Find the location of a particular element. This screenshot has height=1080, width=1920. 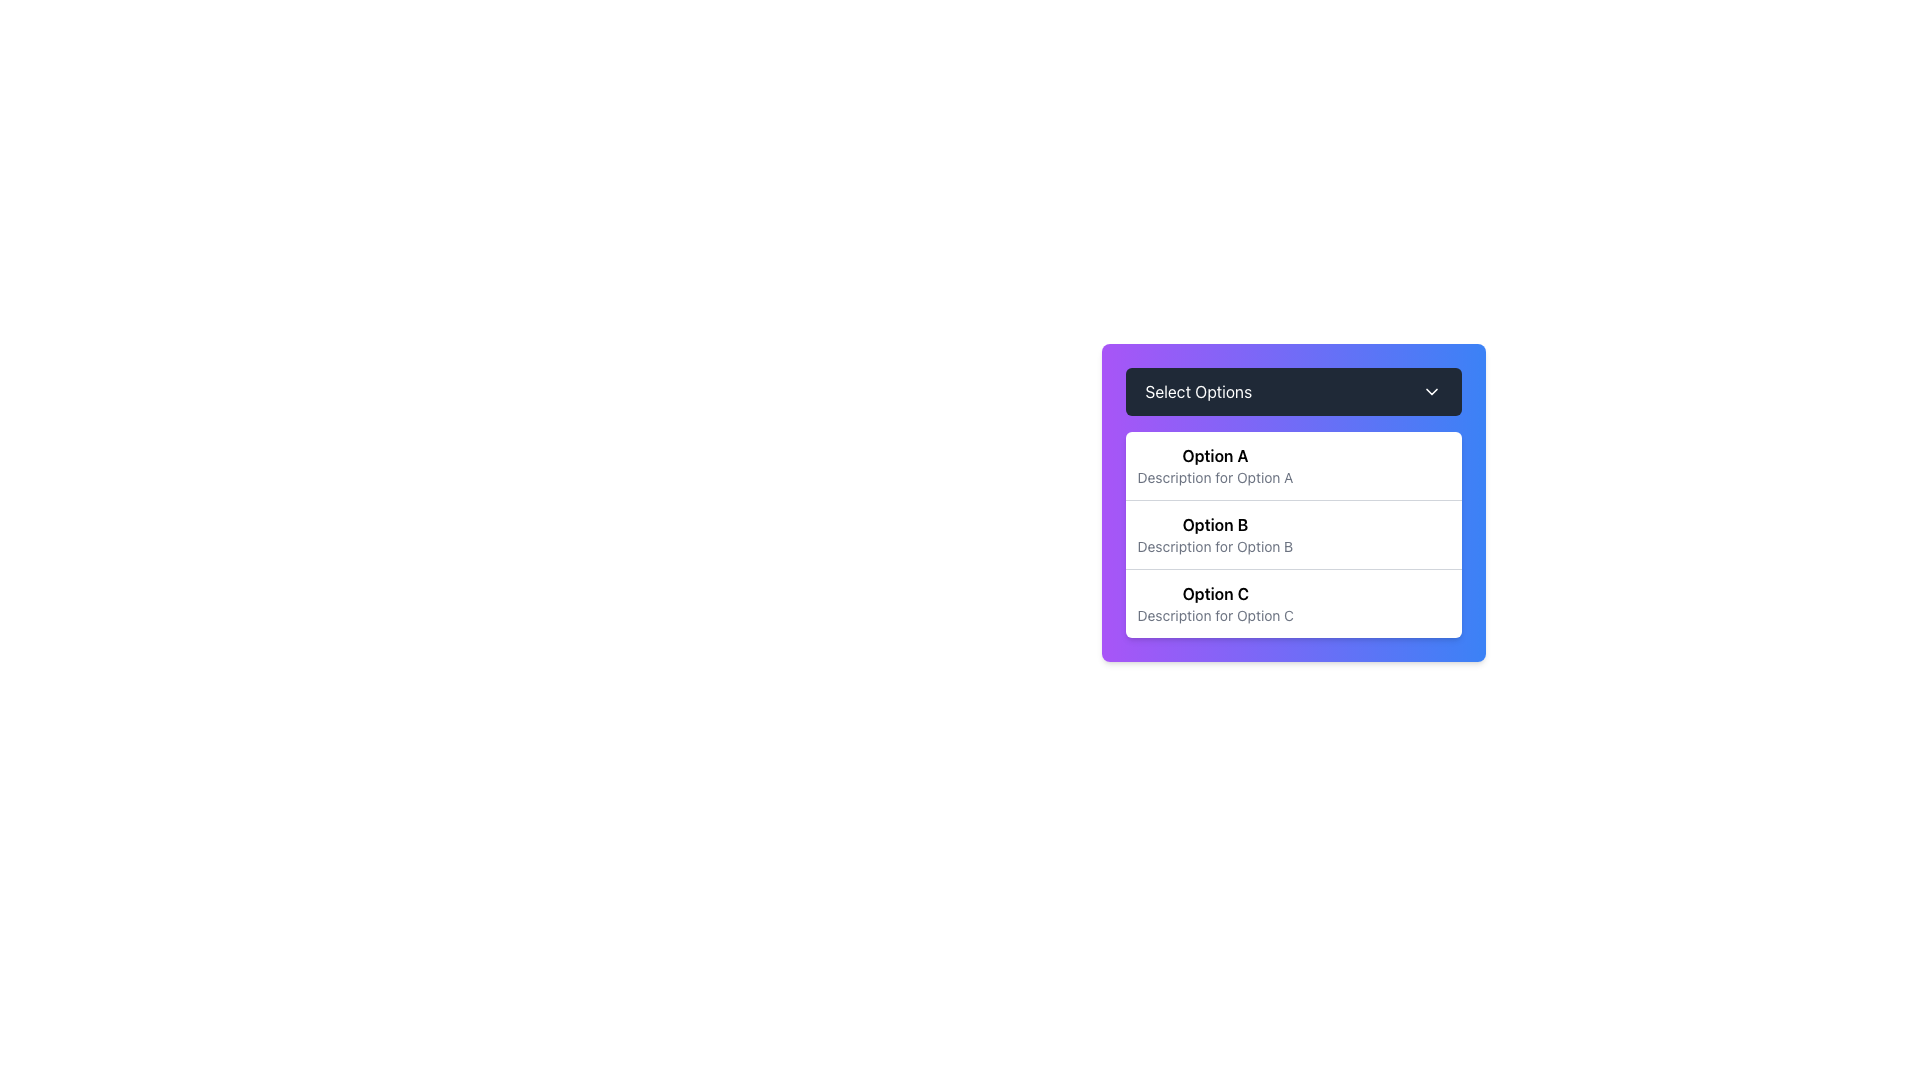

the List Item labeled 'Option C' is located at coordinates (1214, 603).